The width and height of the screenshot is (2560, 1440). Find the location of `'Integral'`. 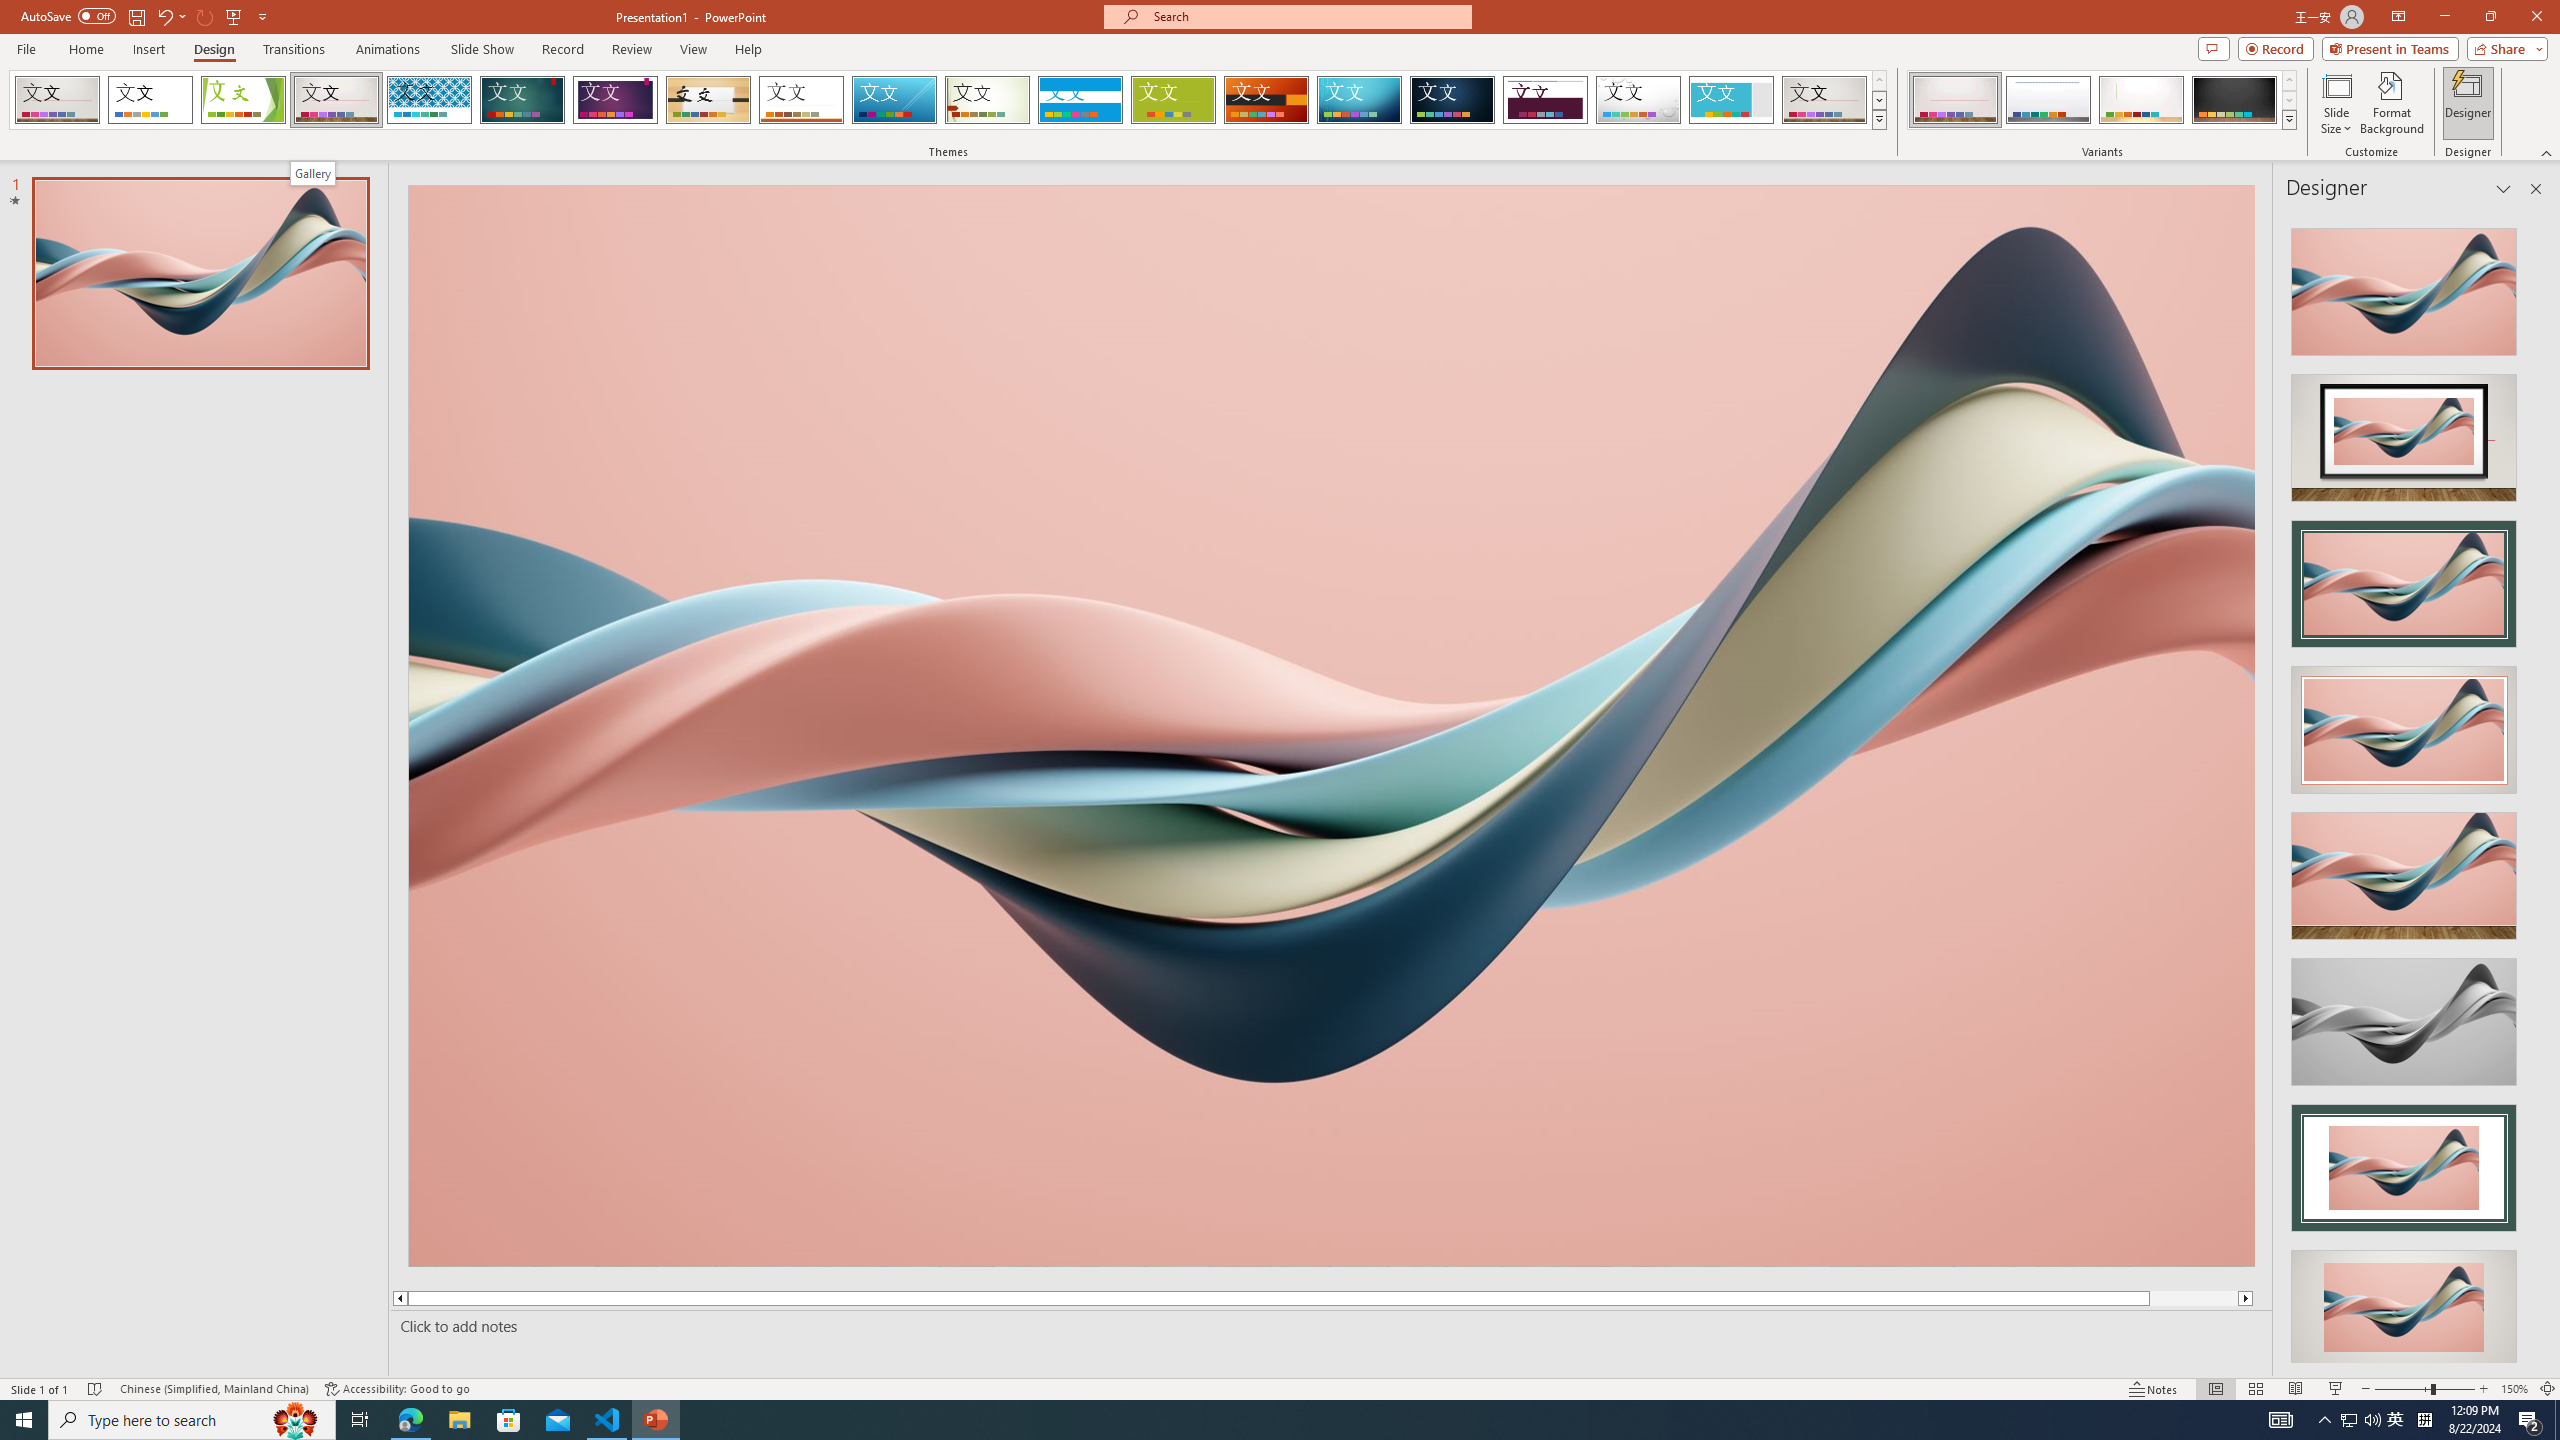

'Integral' is located at coordinates (429, 99).